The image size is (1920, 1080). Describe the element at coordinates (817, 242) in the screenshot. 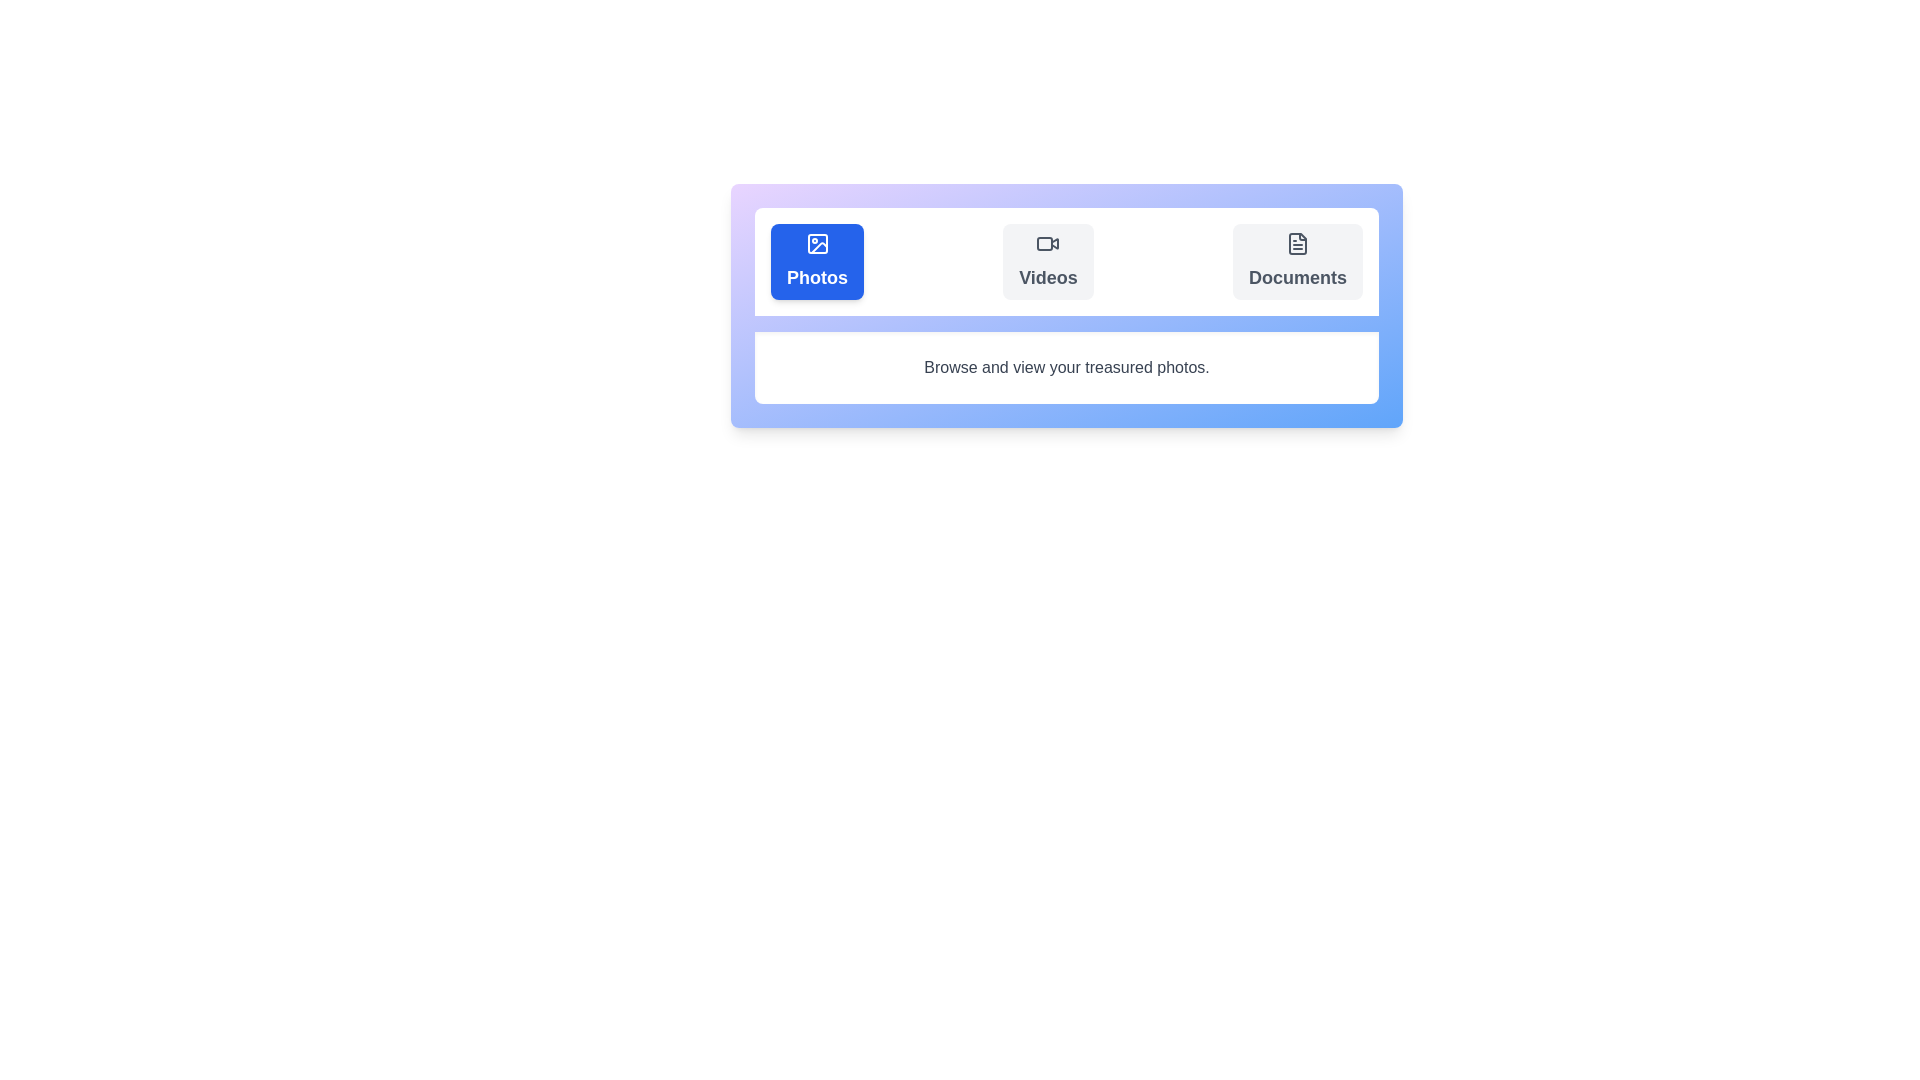

I see `the small rectangular decorative SVG component that is part of the 'Photos' button, representing an image or photo icon` at that location.